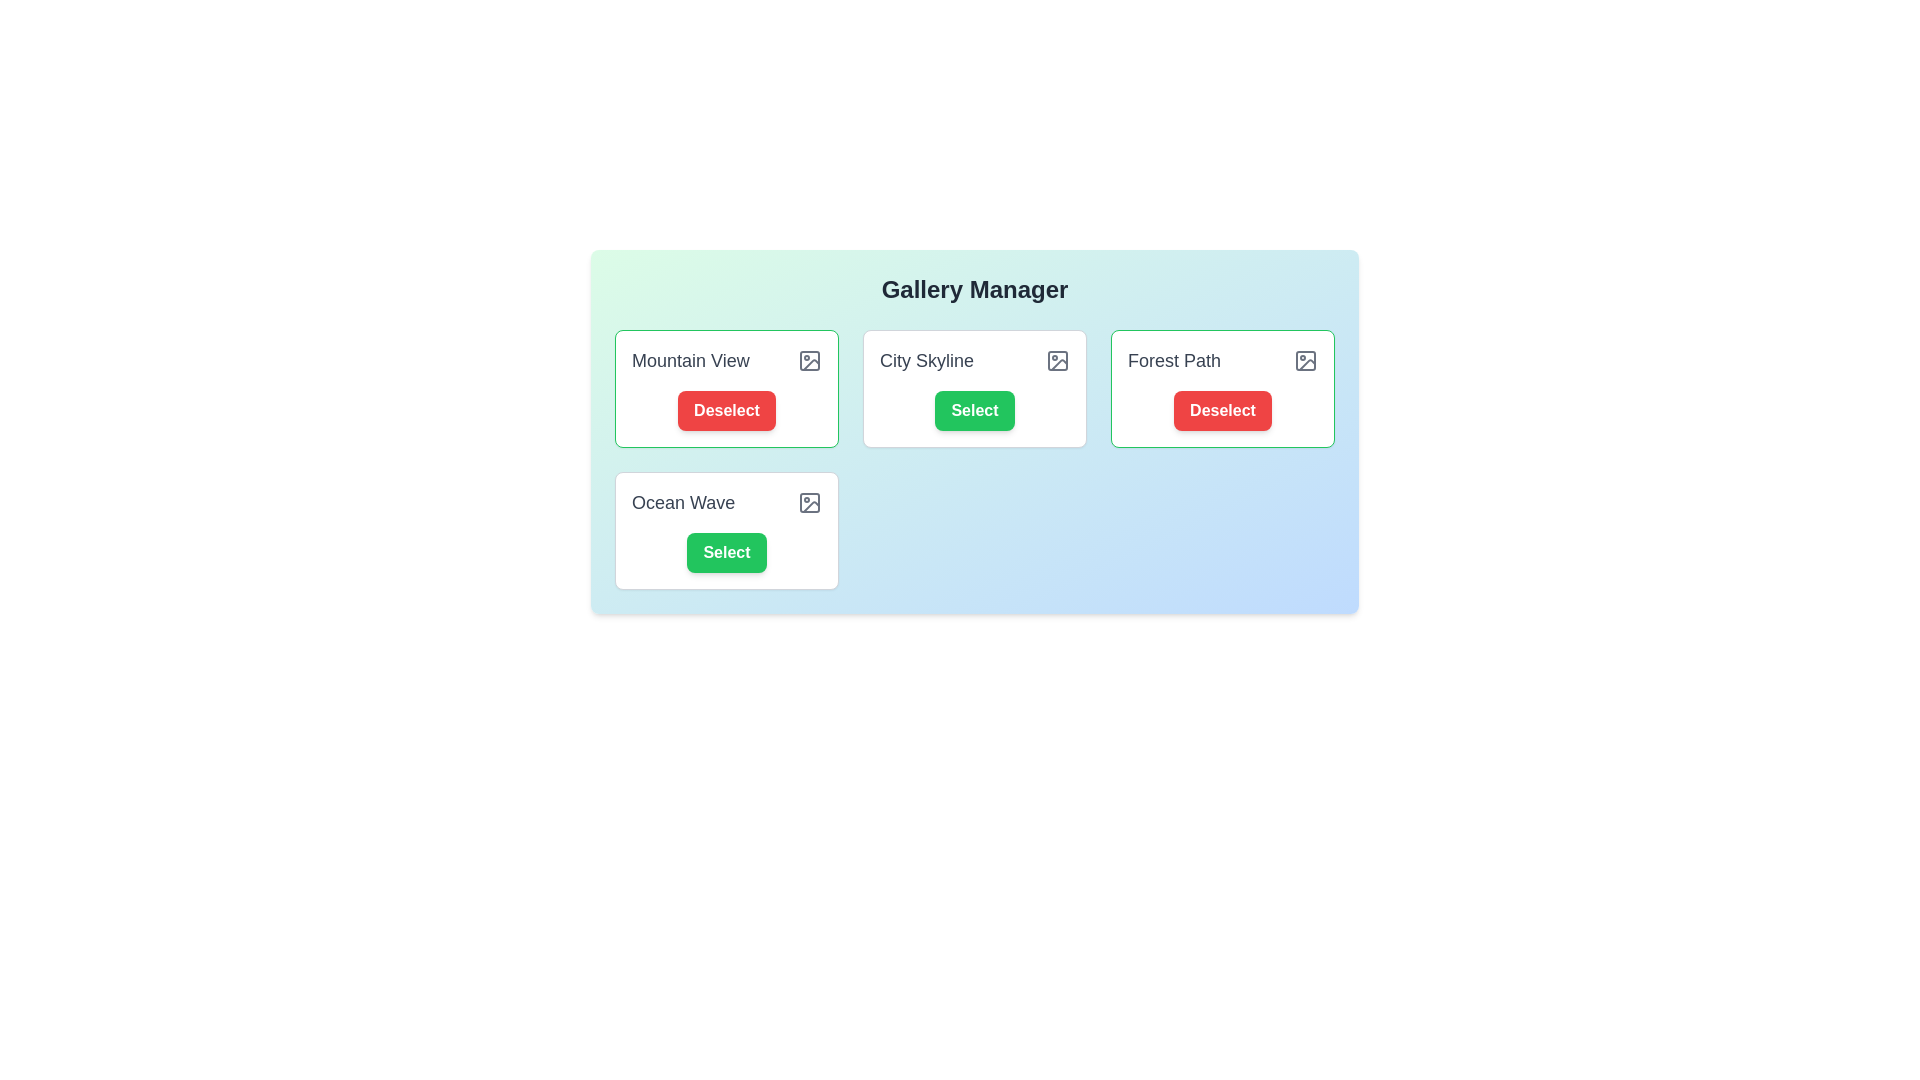 The image size is (1920, 1080). I want to click on the image icon for the photo entry titled 'Mountain View', so click(810, 361).